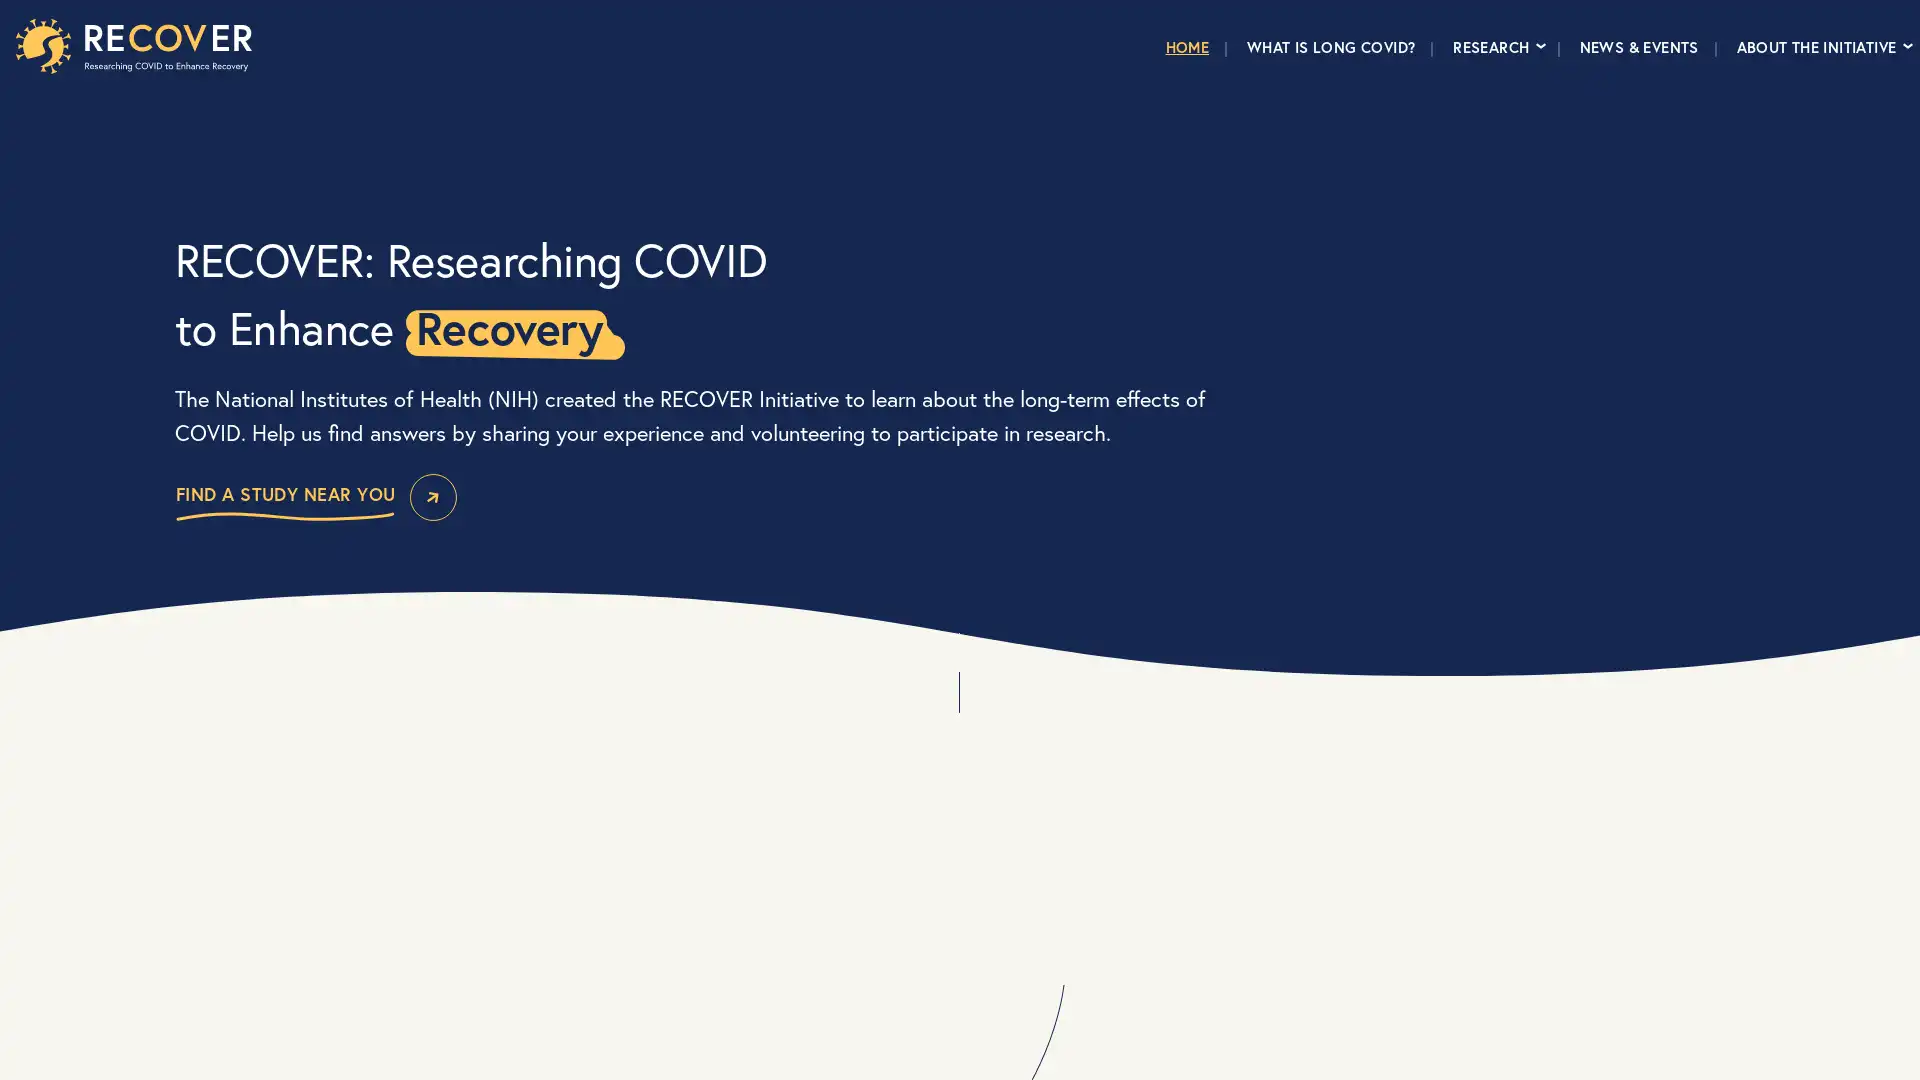 This screenshot has width=1920, height=1080. I want to click on RESEARCH, so click(1482, 45).